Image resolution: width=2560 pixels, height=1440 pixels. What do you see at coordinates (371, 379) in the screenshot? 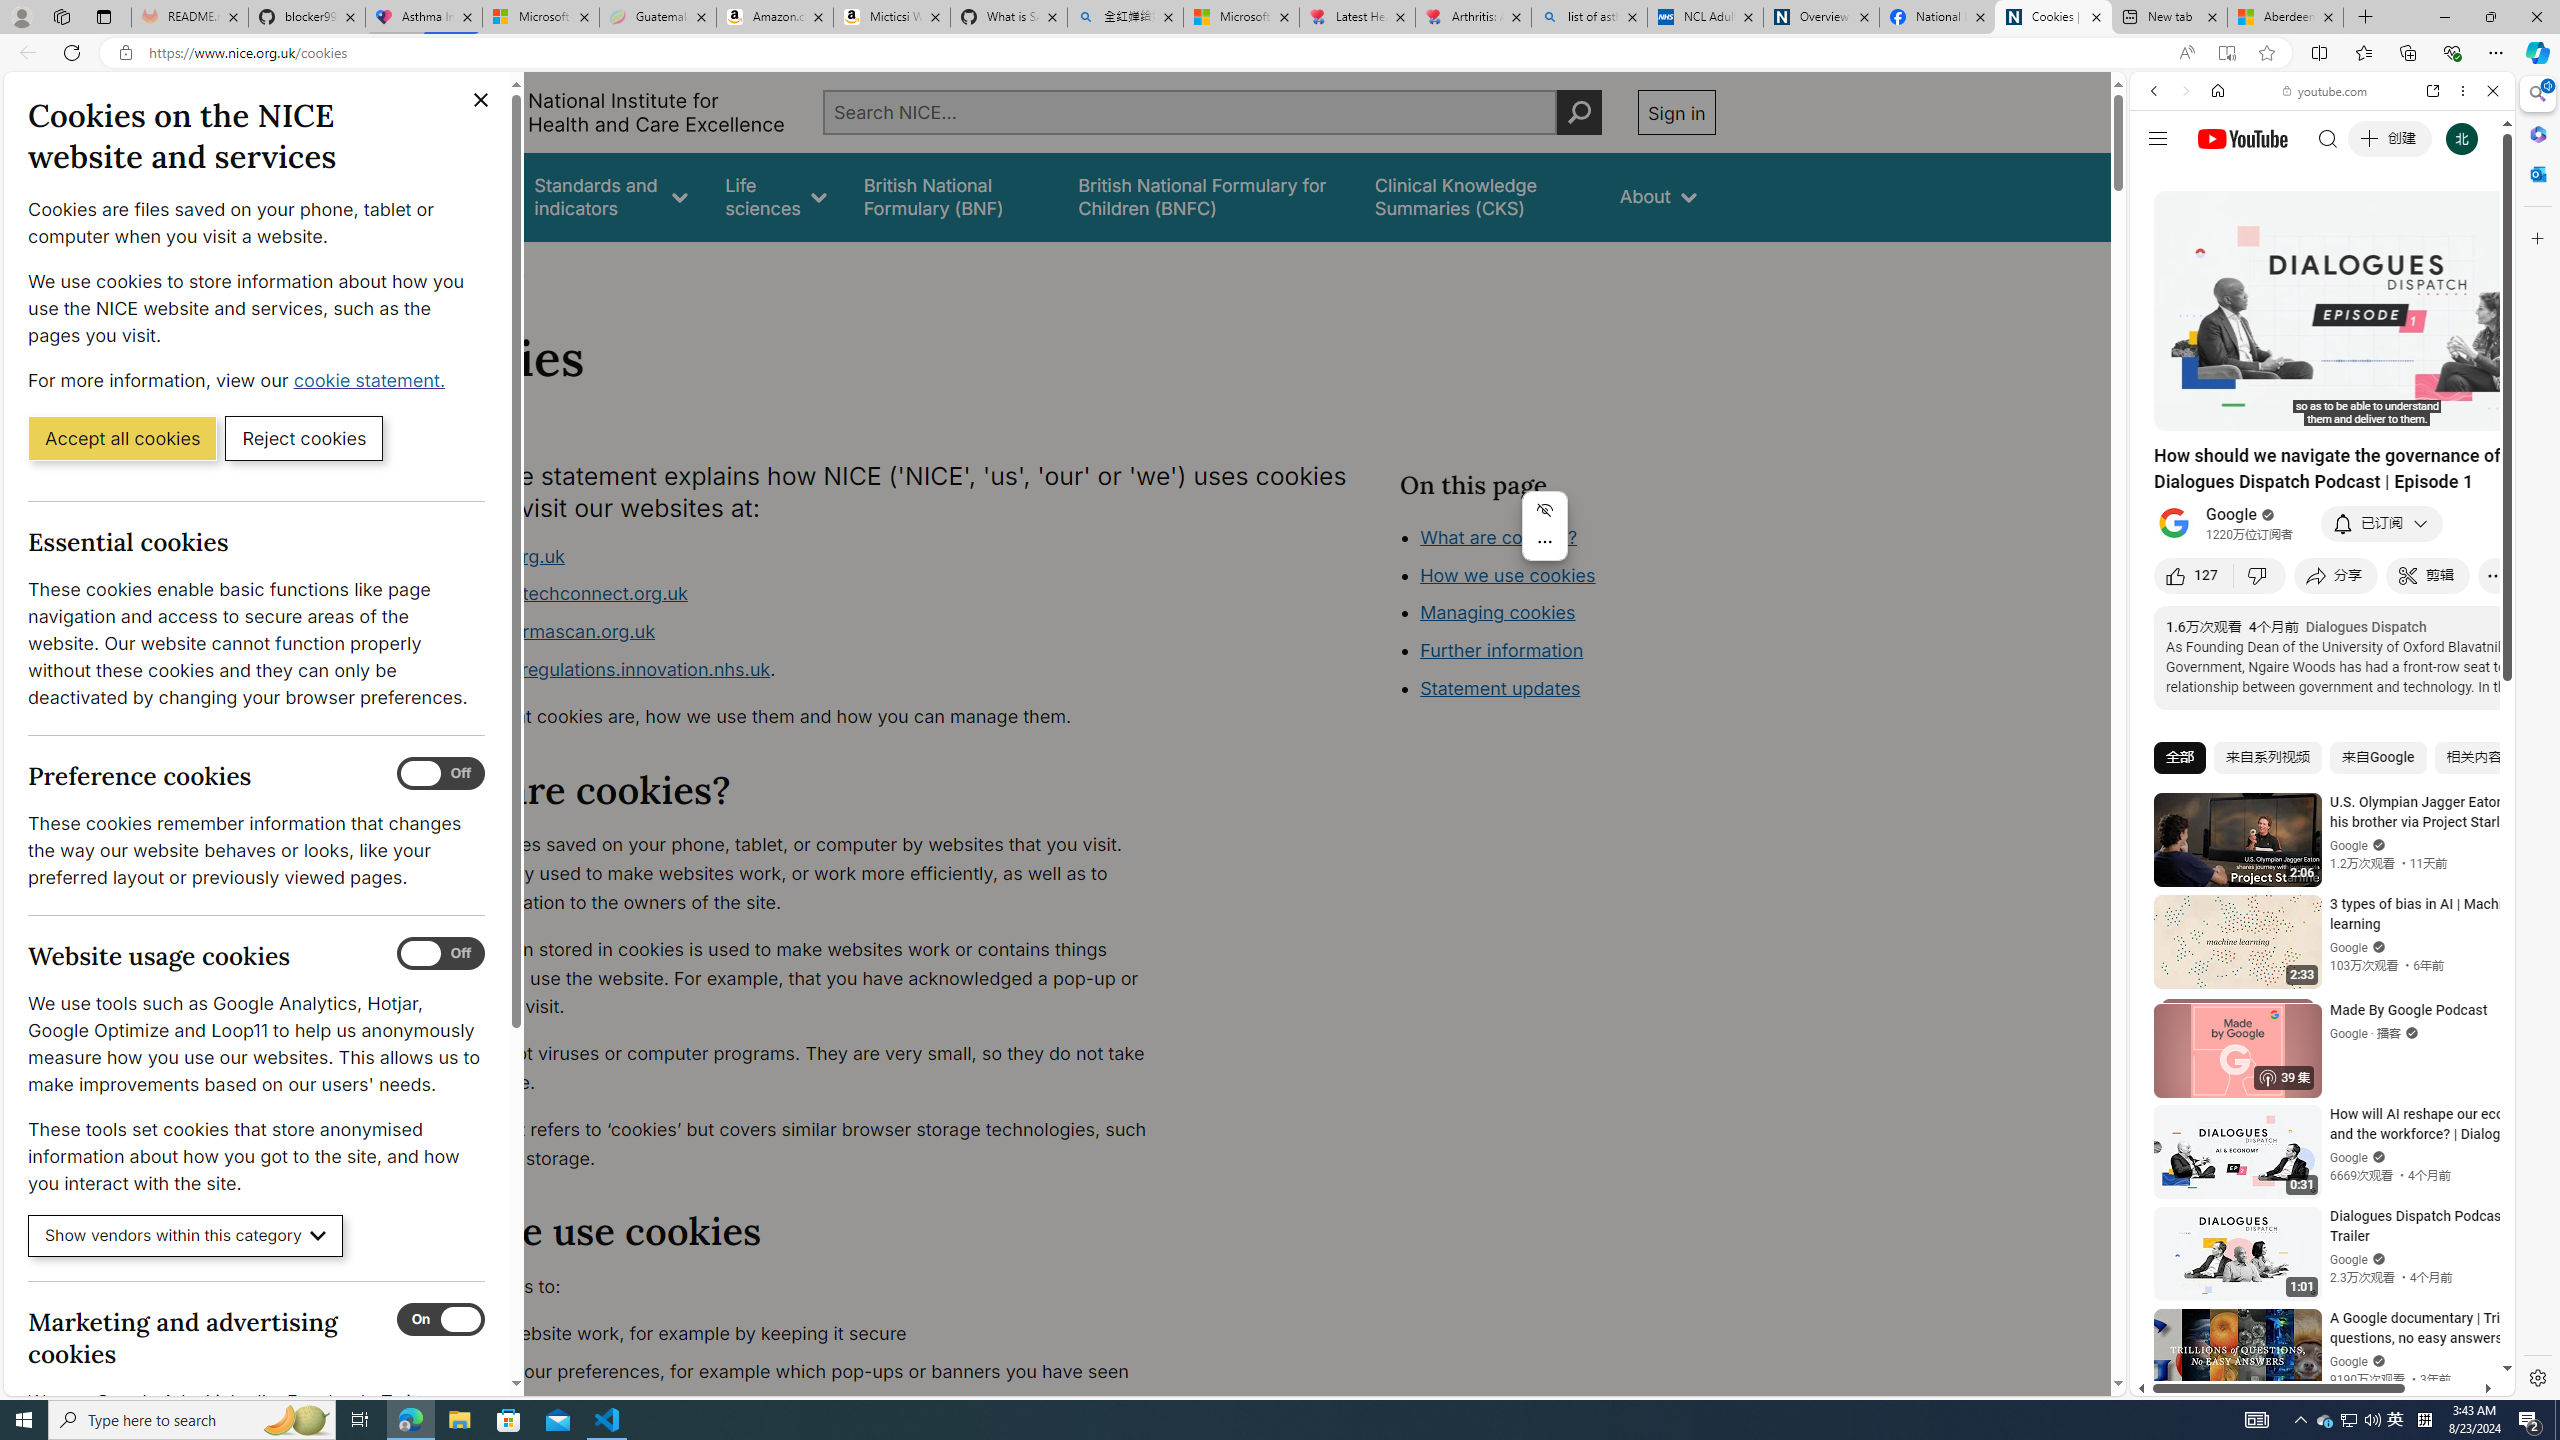
I see `'cookie statement. (Opens in a new window)'` at bounding box center [371, 379].